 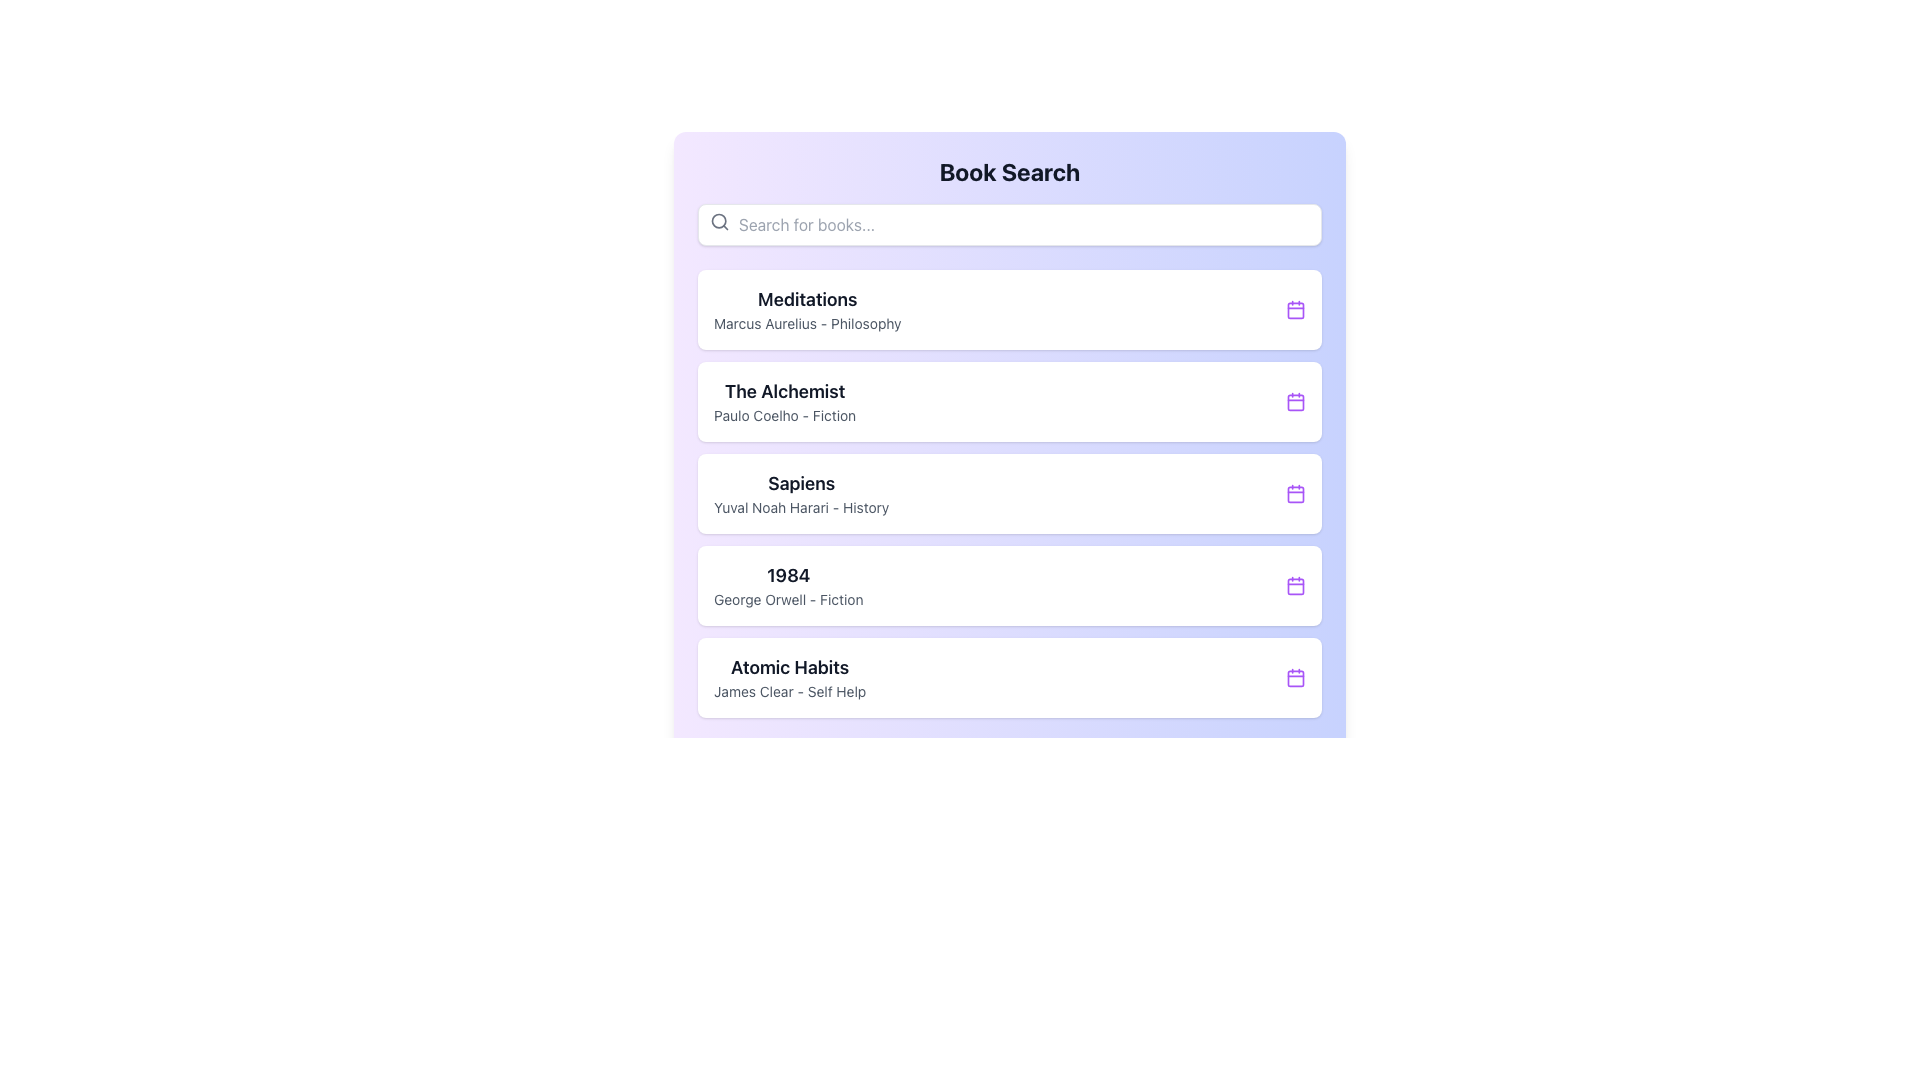 What do you see at coordinates (801, 493) in the screenshot?
I see `the third book entry card displaying the title and metadata (author and genre)` at bounding box center [801, 493].